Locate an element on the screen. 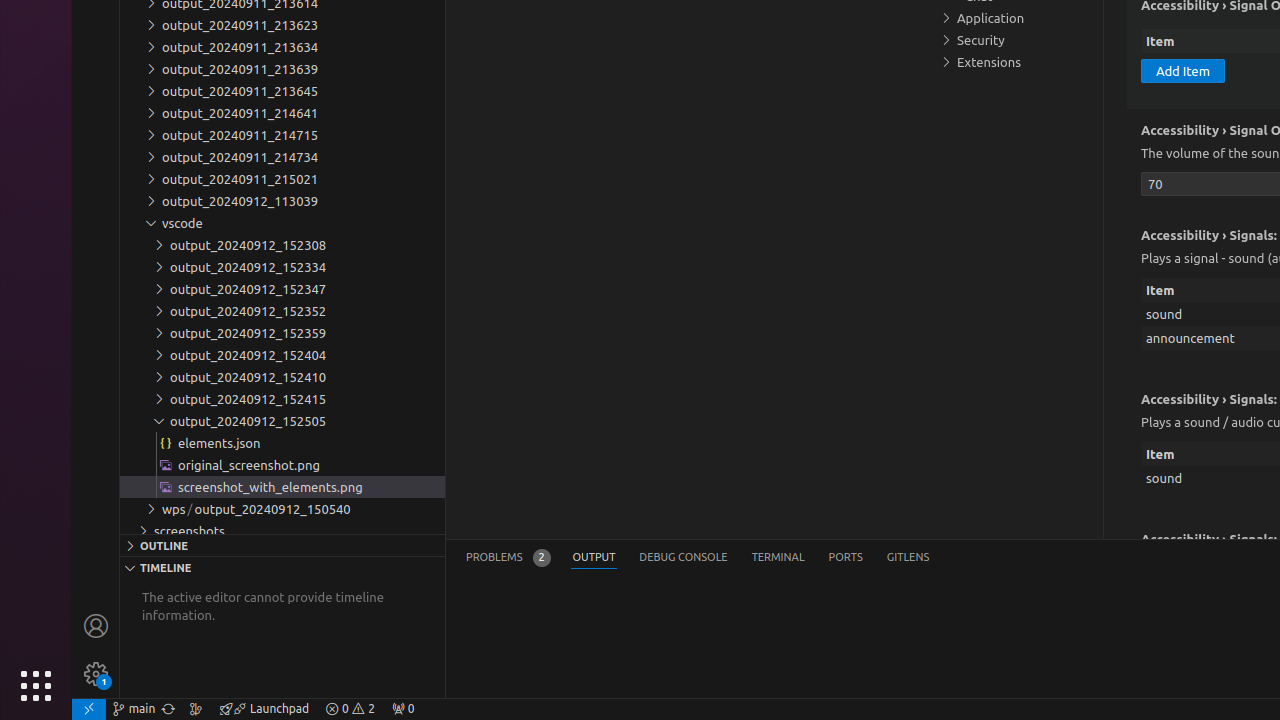 This screenshot has width=1280, height=720. 'Application, group' is located at coordinates (1015, 18).